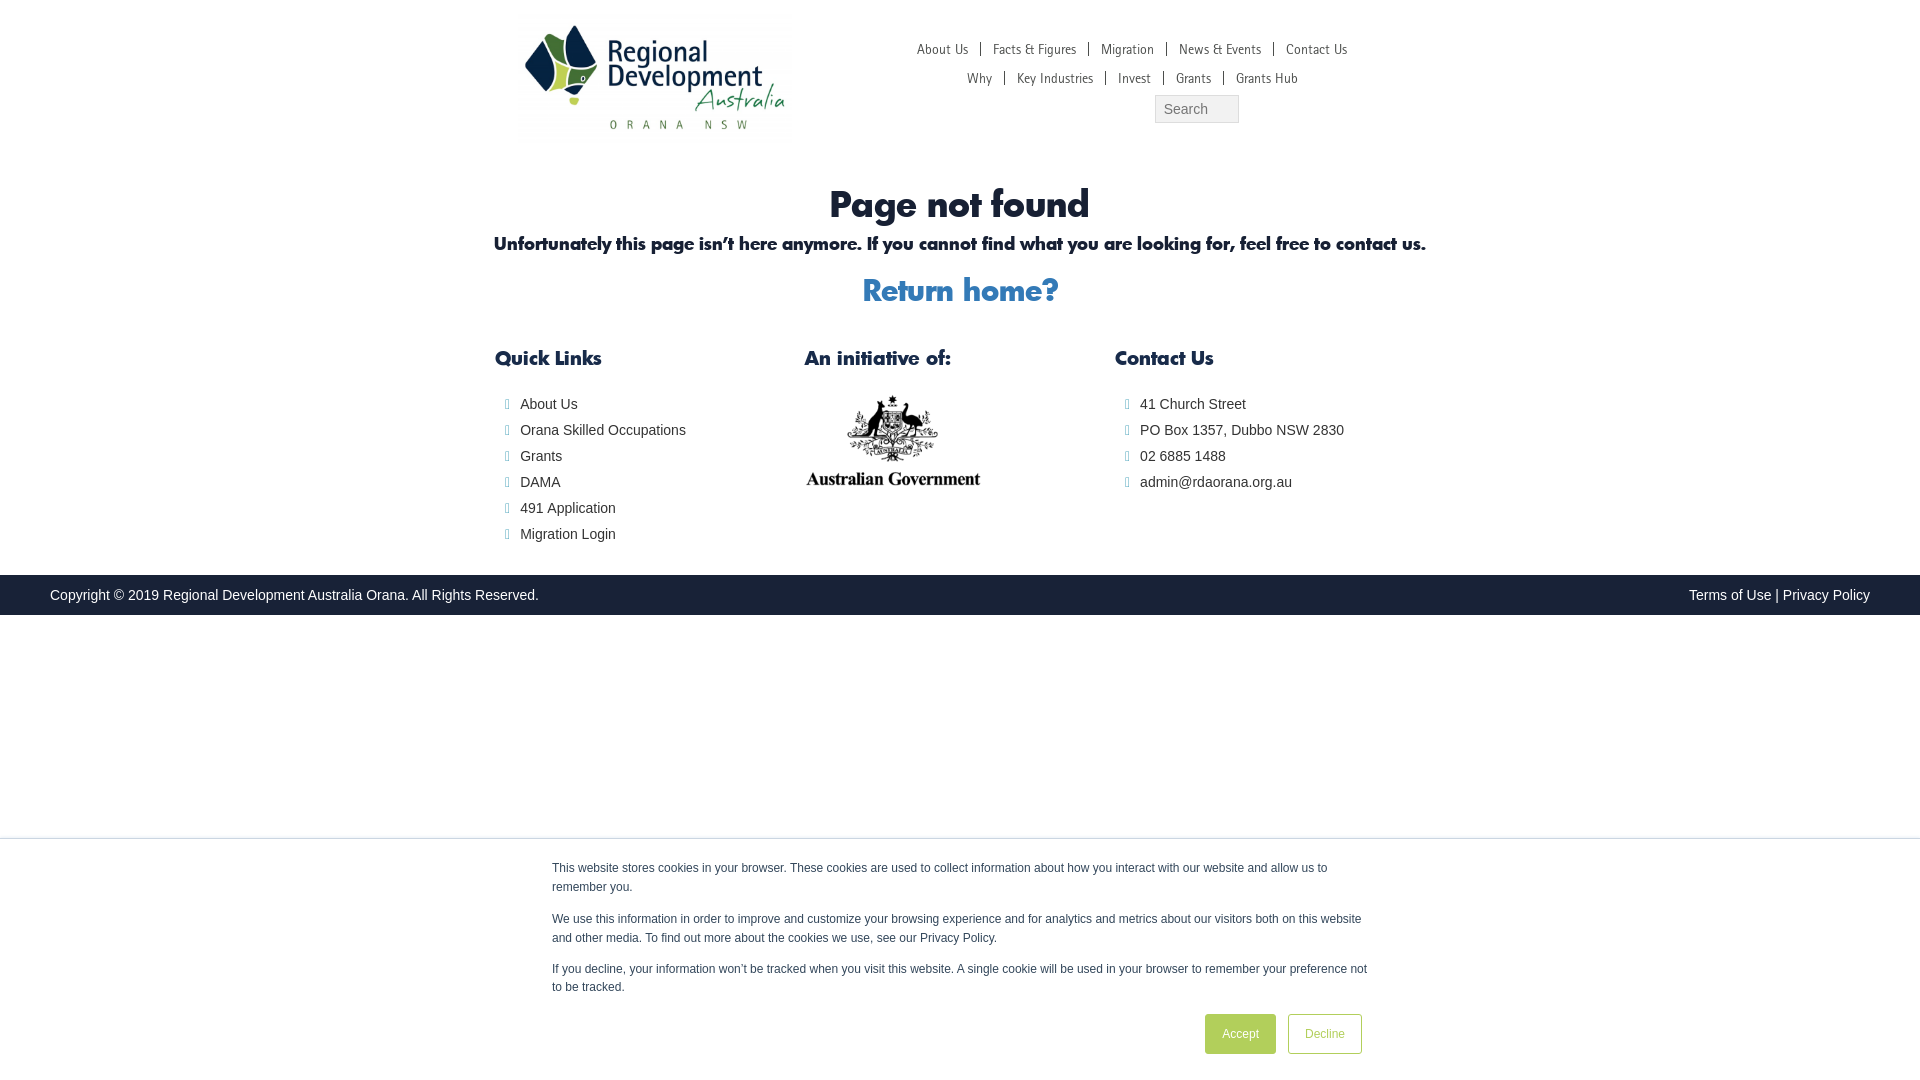 This screenshot has width=1920, height=1080. Describe the element at coordinates (1728, 593) in the screenshot. I see `'Terms of Use'` at that location.